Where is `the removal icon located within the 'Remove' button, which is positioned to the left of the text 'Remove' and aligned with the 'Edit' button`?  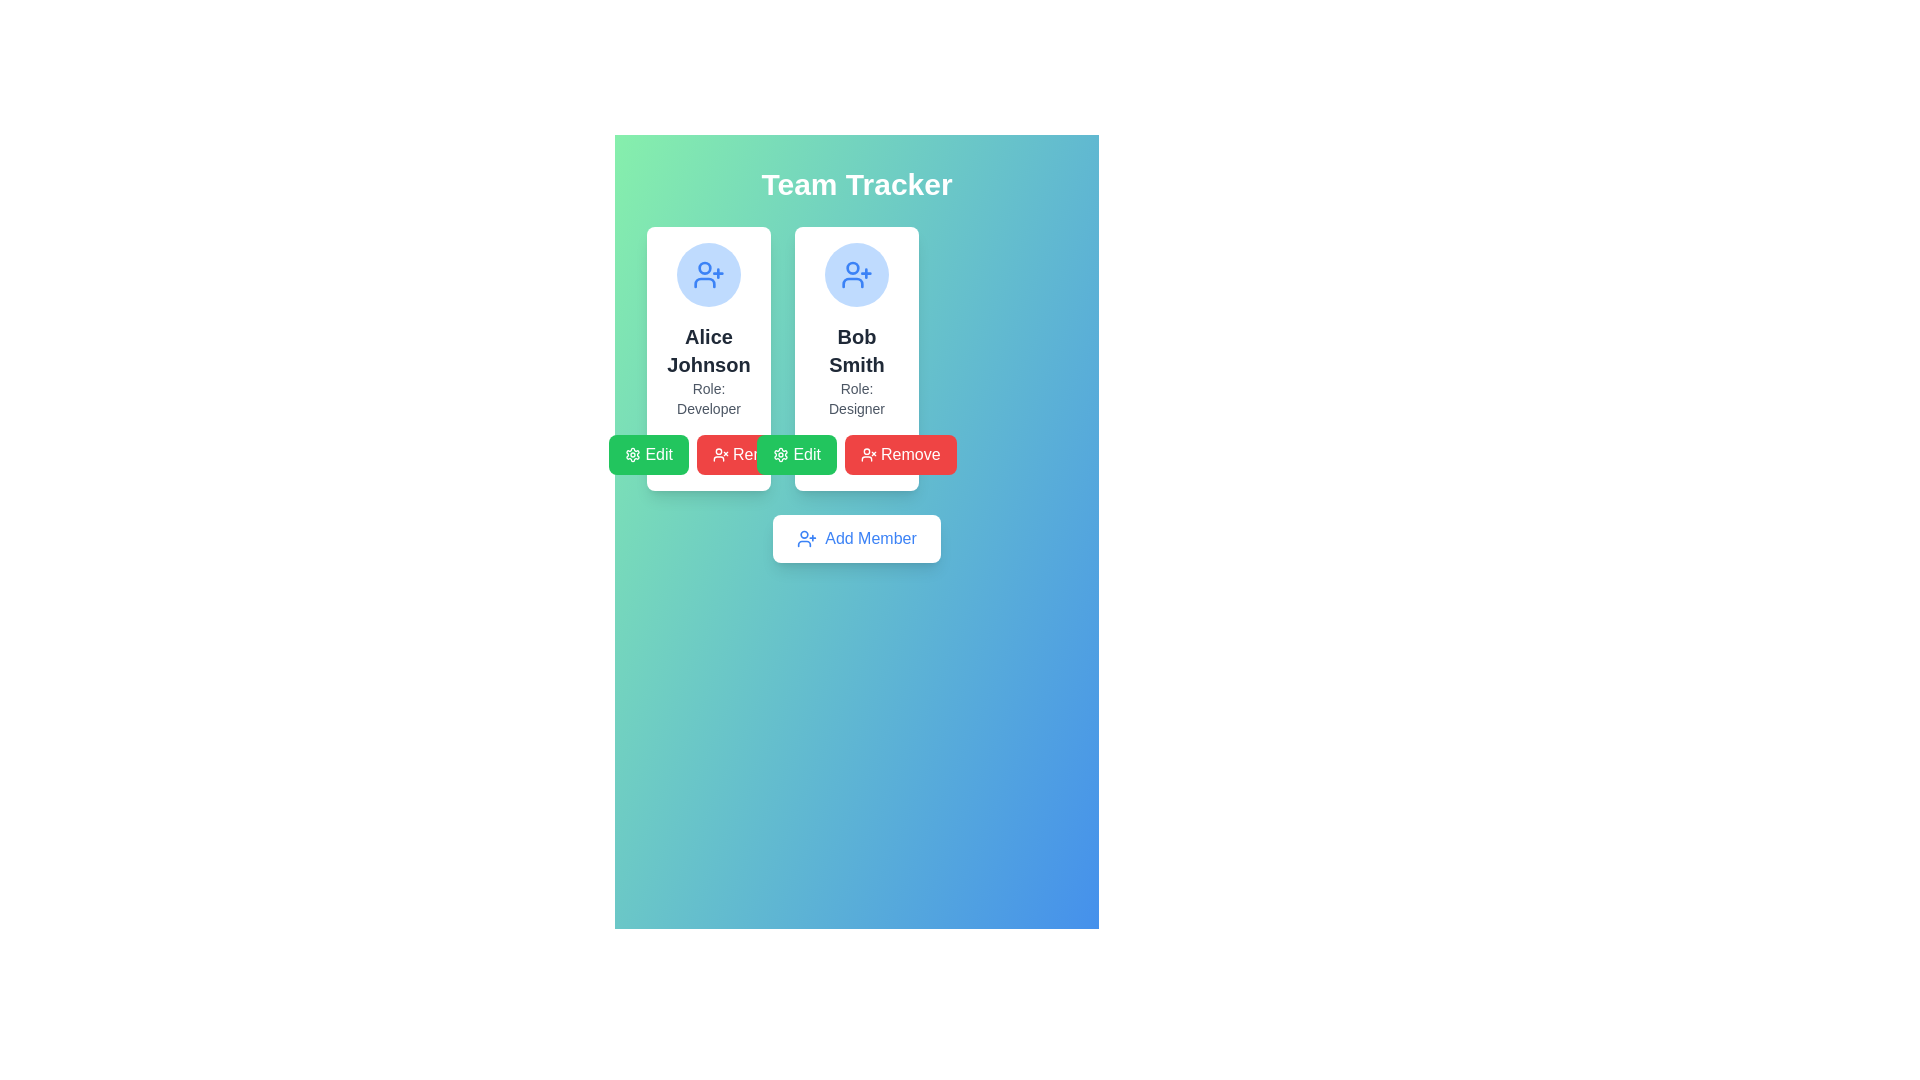
the removal icon located within the 'Remove' button, which is positioned to the left of the text 'Remove' and aligned with the 'Edit' button is located at coordinates (868, 455).